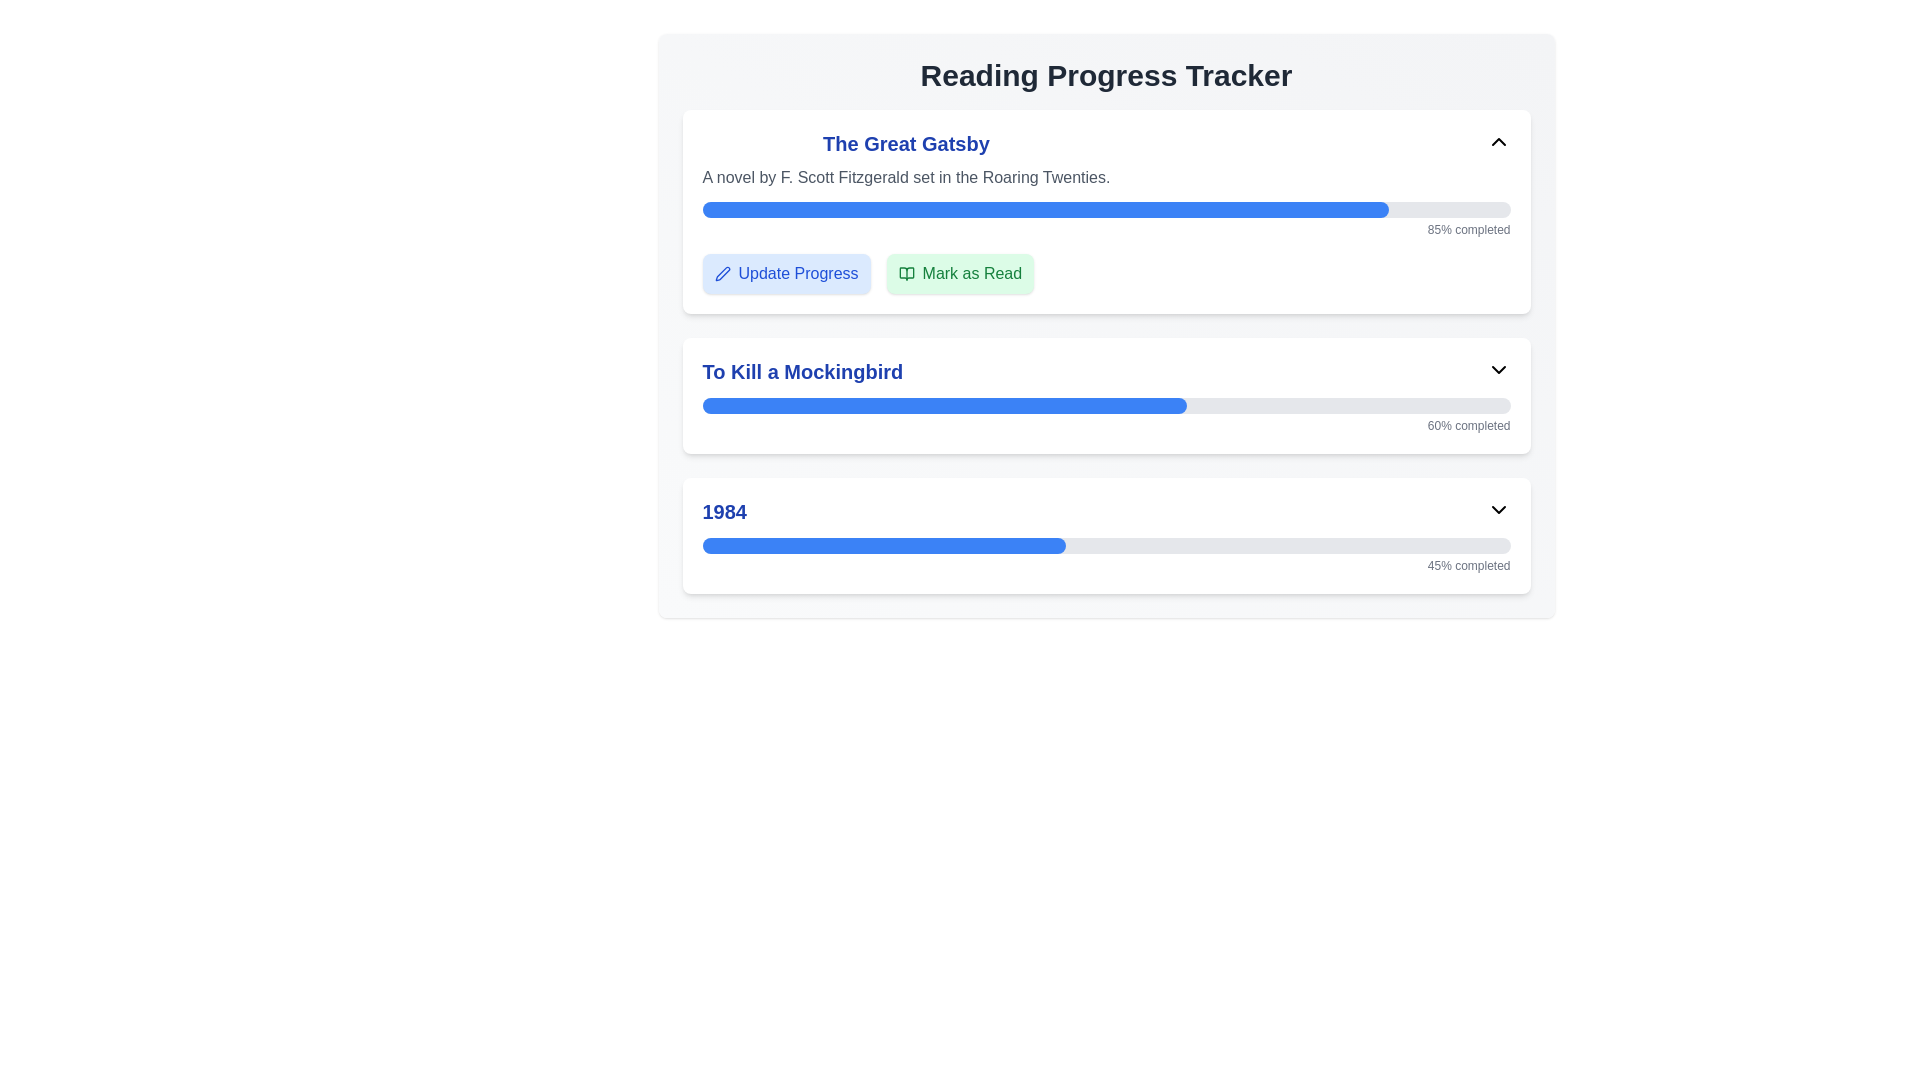 This screenshot has height=1080, width=1920. I want to click on the progress bar representing the reading completion of 'To Kill a Mockingbird', located in the 'Reading Progress Tracker' interface, centered below the section title and above the text indicating '60% completed', so click(1105, 405).